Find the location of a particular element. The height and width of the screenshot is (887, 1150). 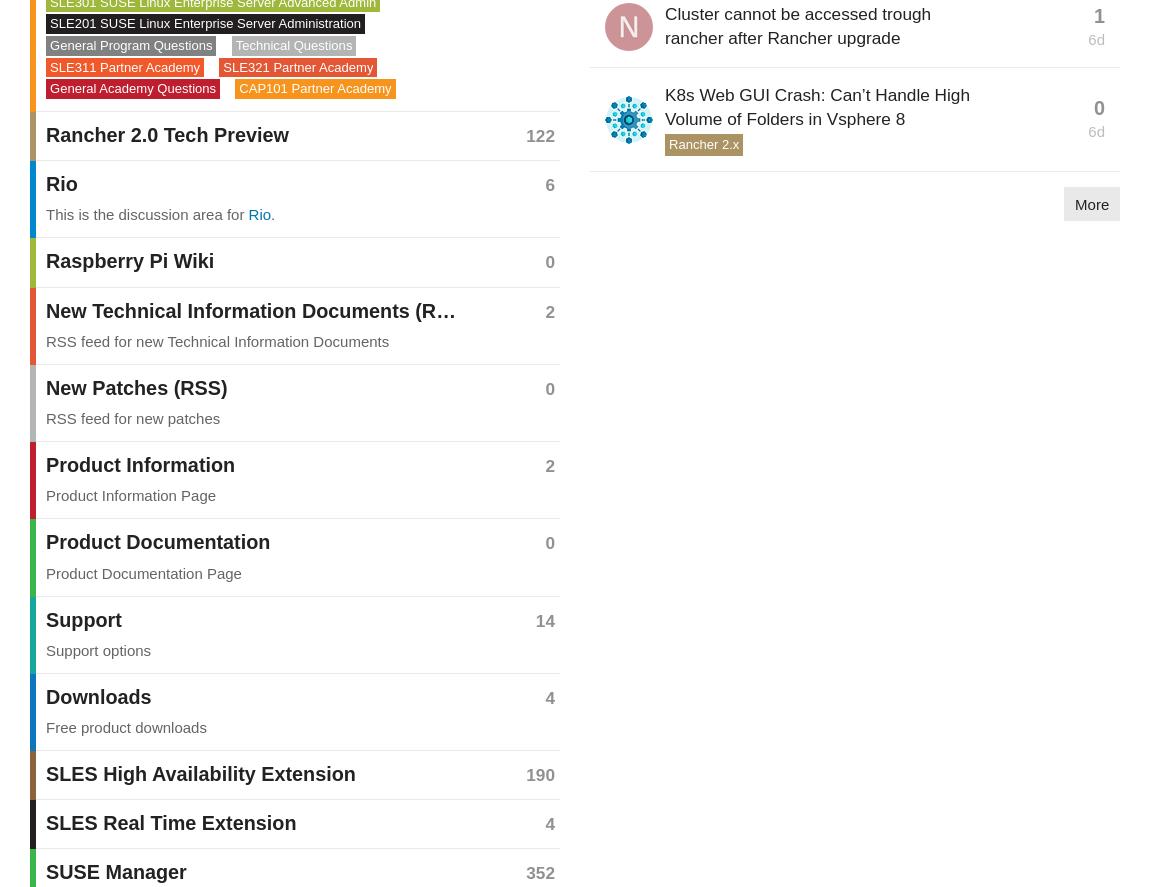

'SLE201 SUSE Linux Enterprise Server Administration' is located at coordinates (204, 23).